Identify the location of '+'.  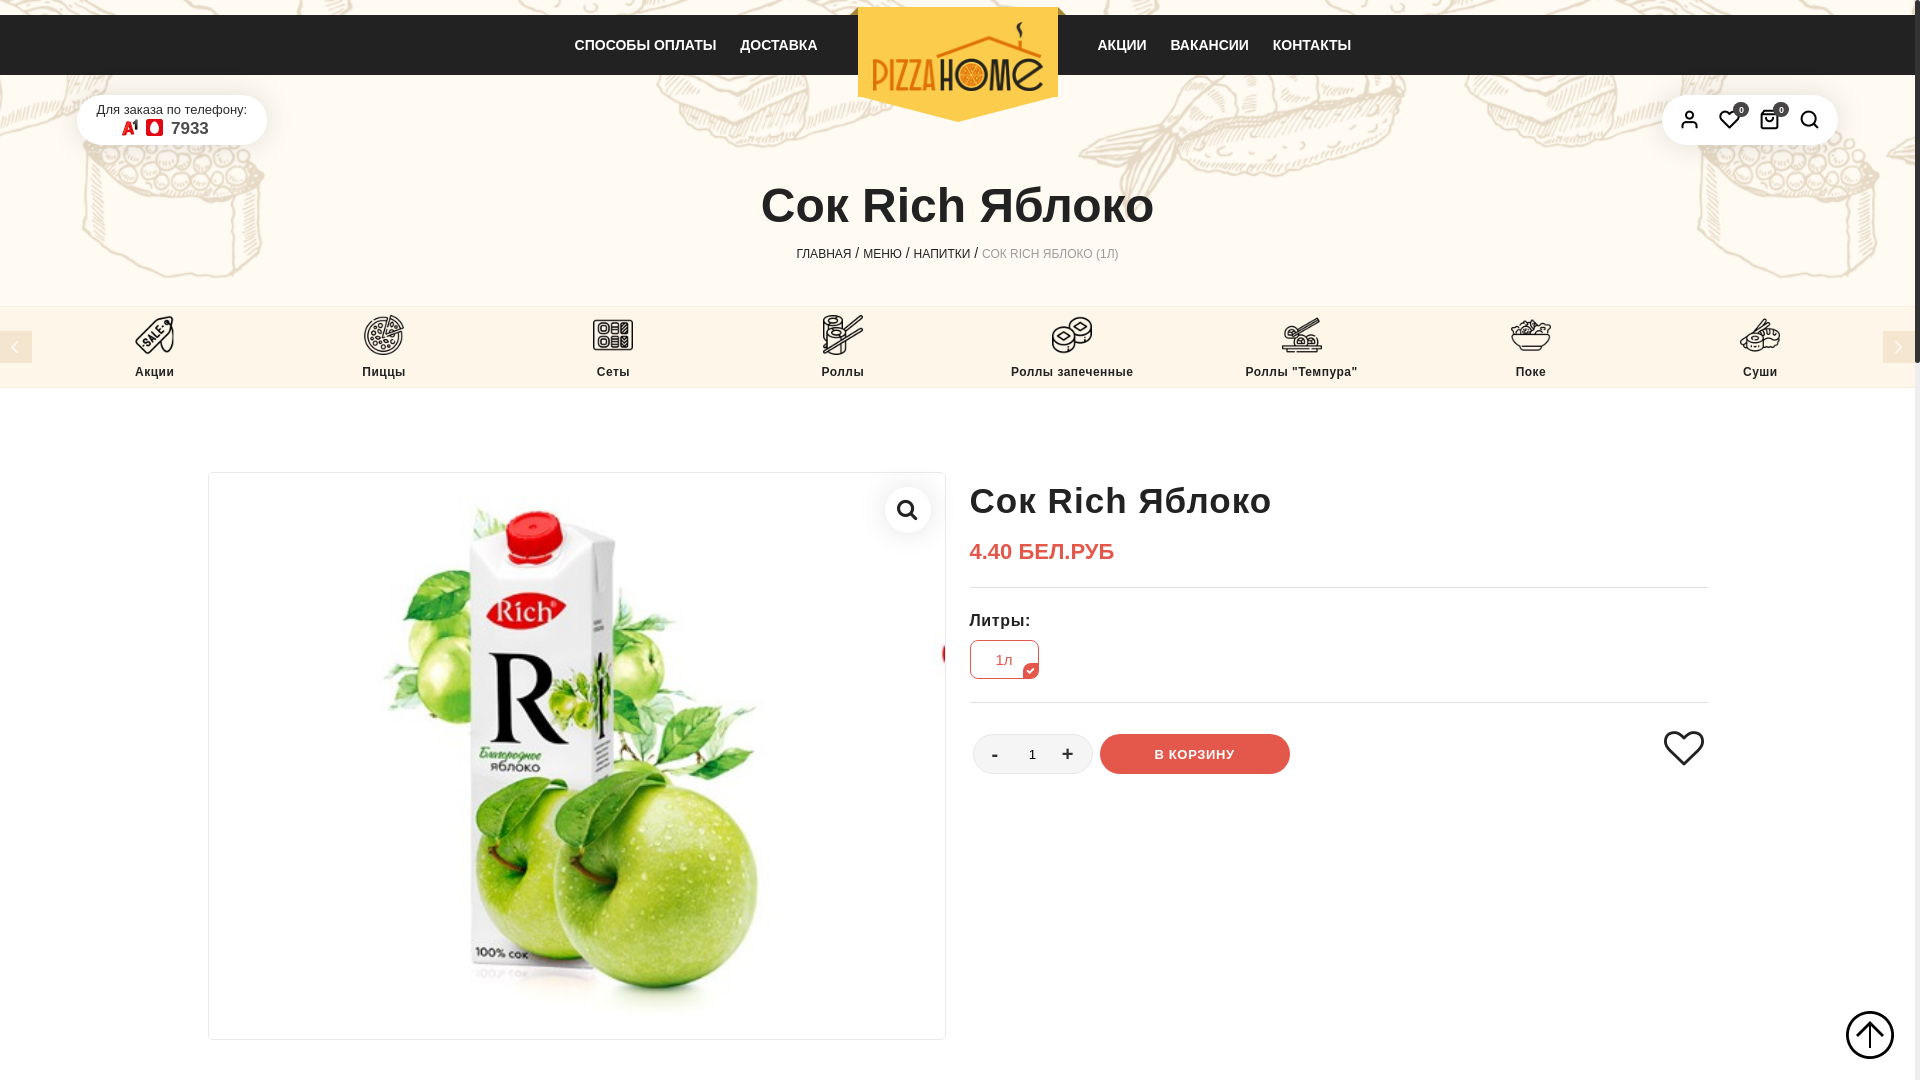
(1067, 754).